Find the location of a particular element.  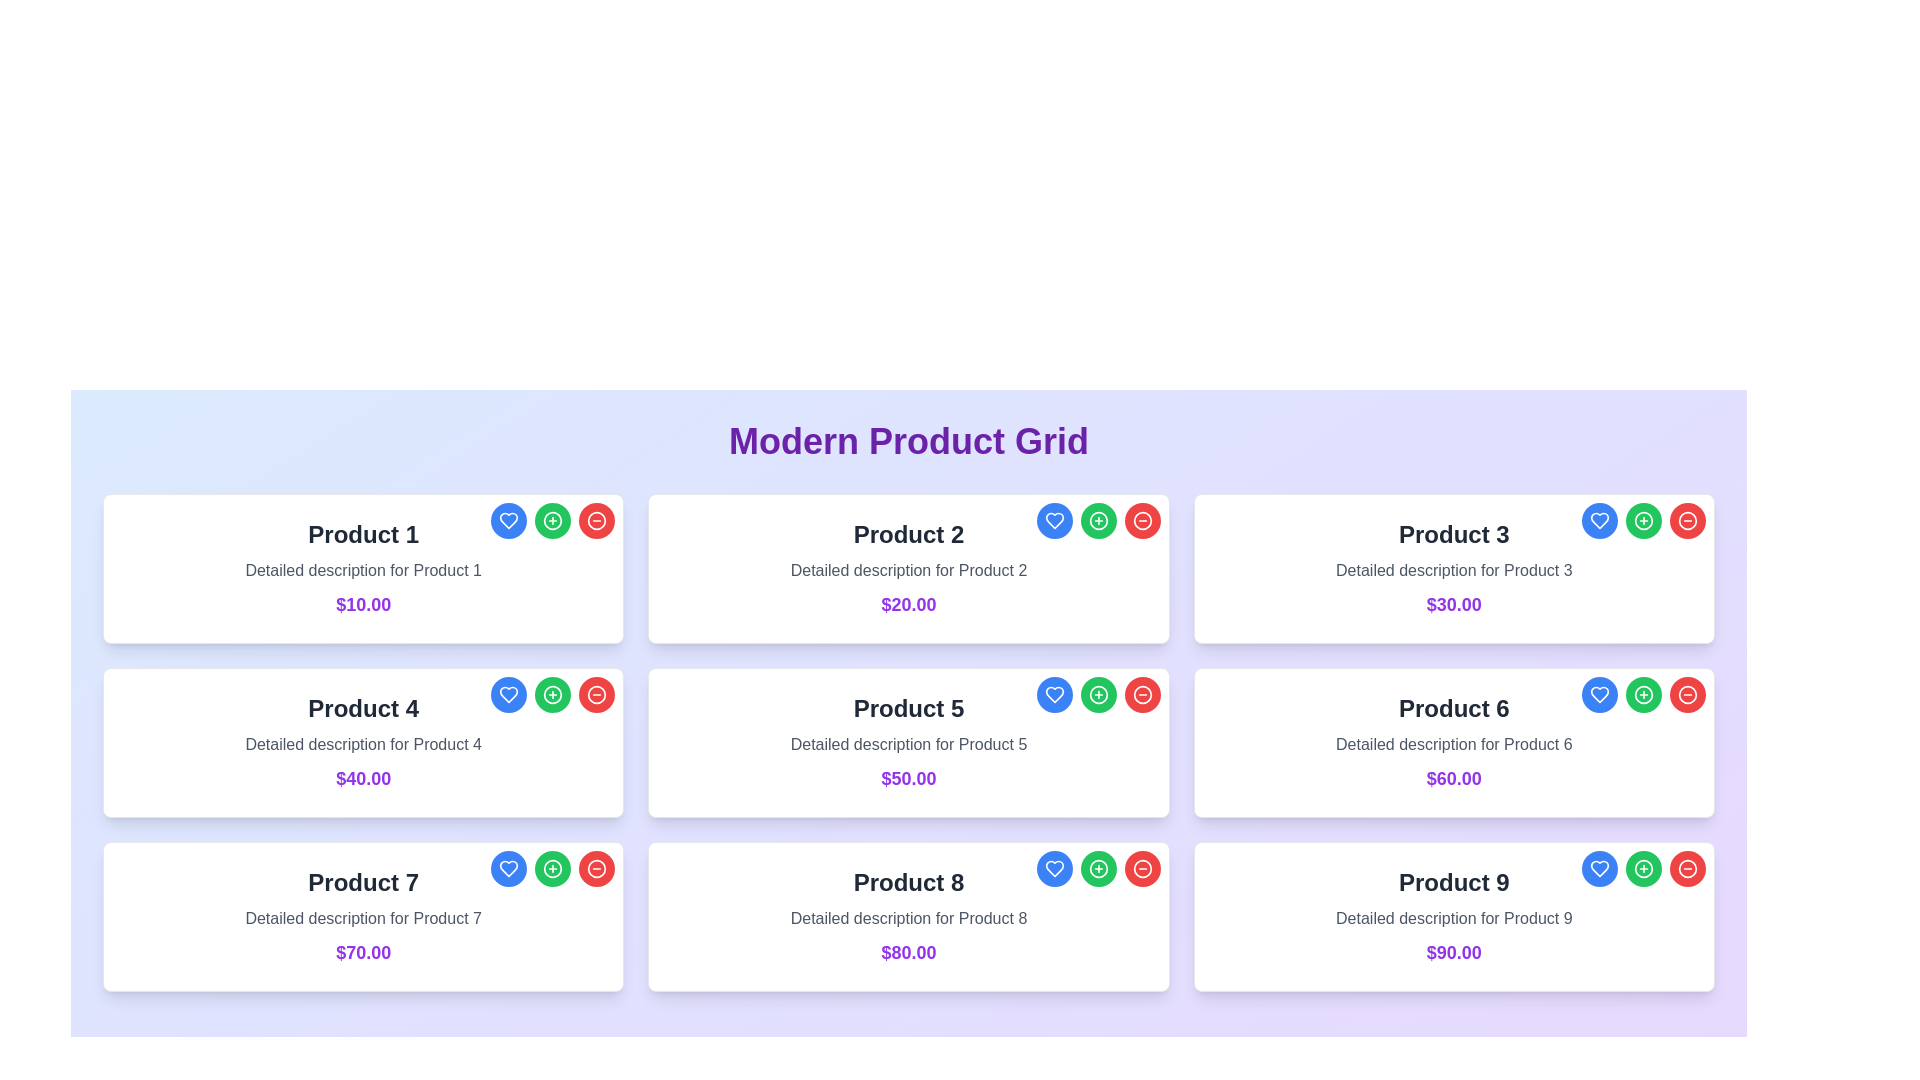

the static text label displaying 'Product 8' which is bold and located in the lower-left portion of the grid layout, specifically on the third row and second column is located at coordinates (907, 882).